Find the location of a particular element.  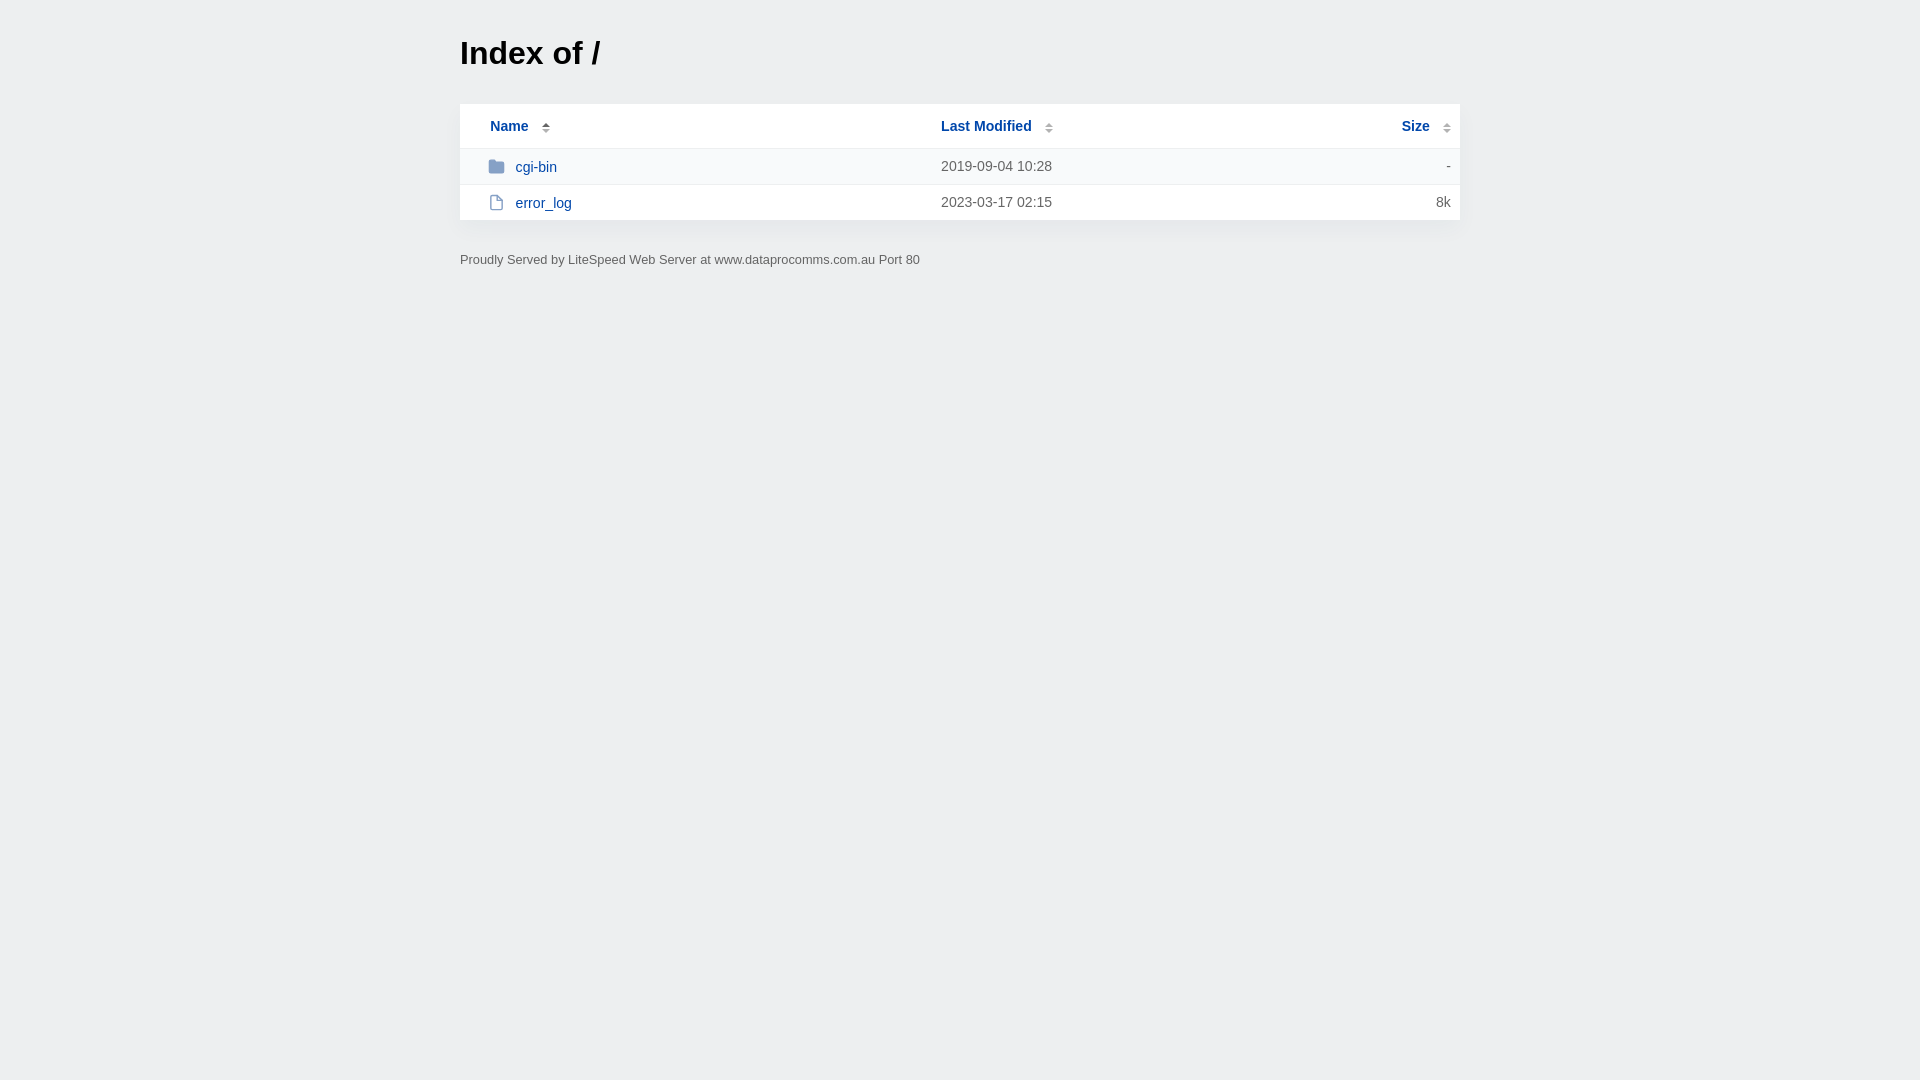

'Size' is located at coordinates (1425, 126).